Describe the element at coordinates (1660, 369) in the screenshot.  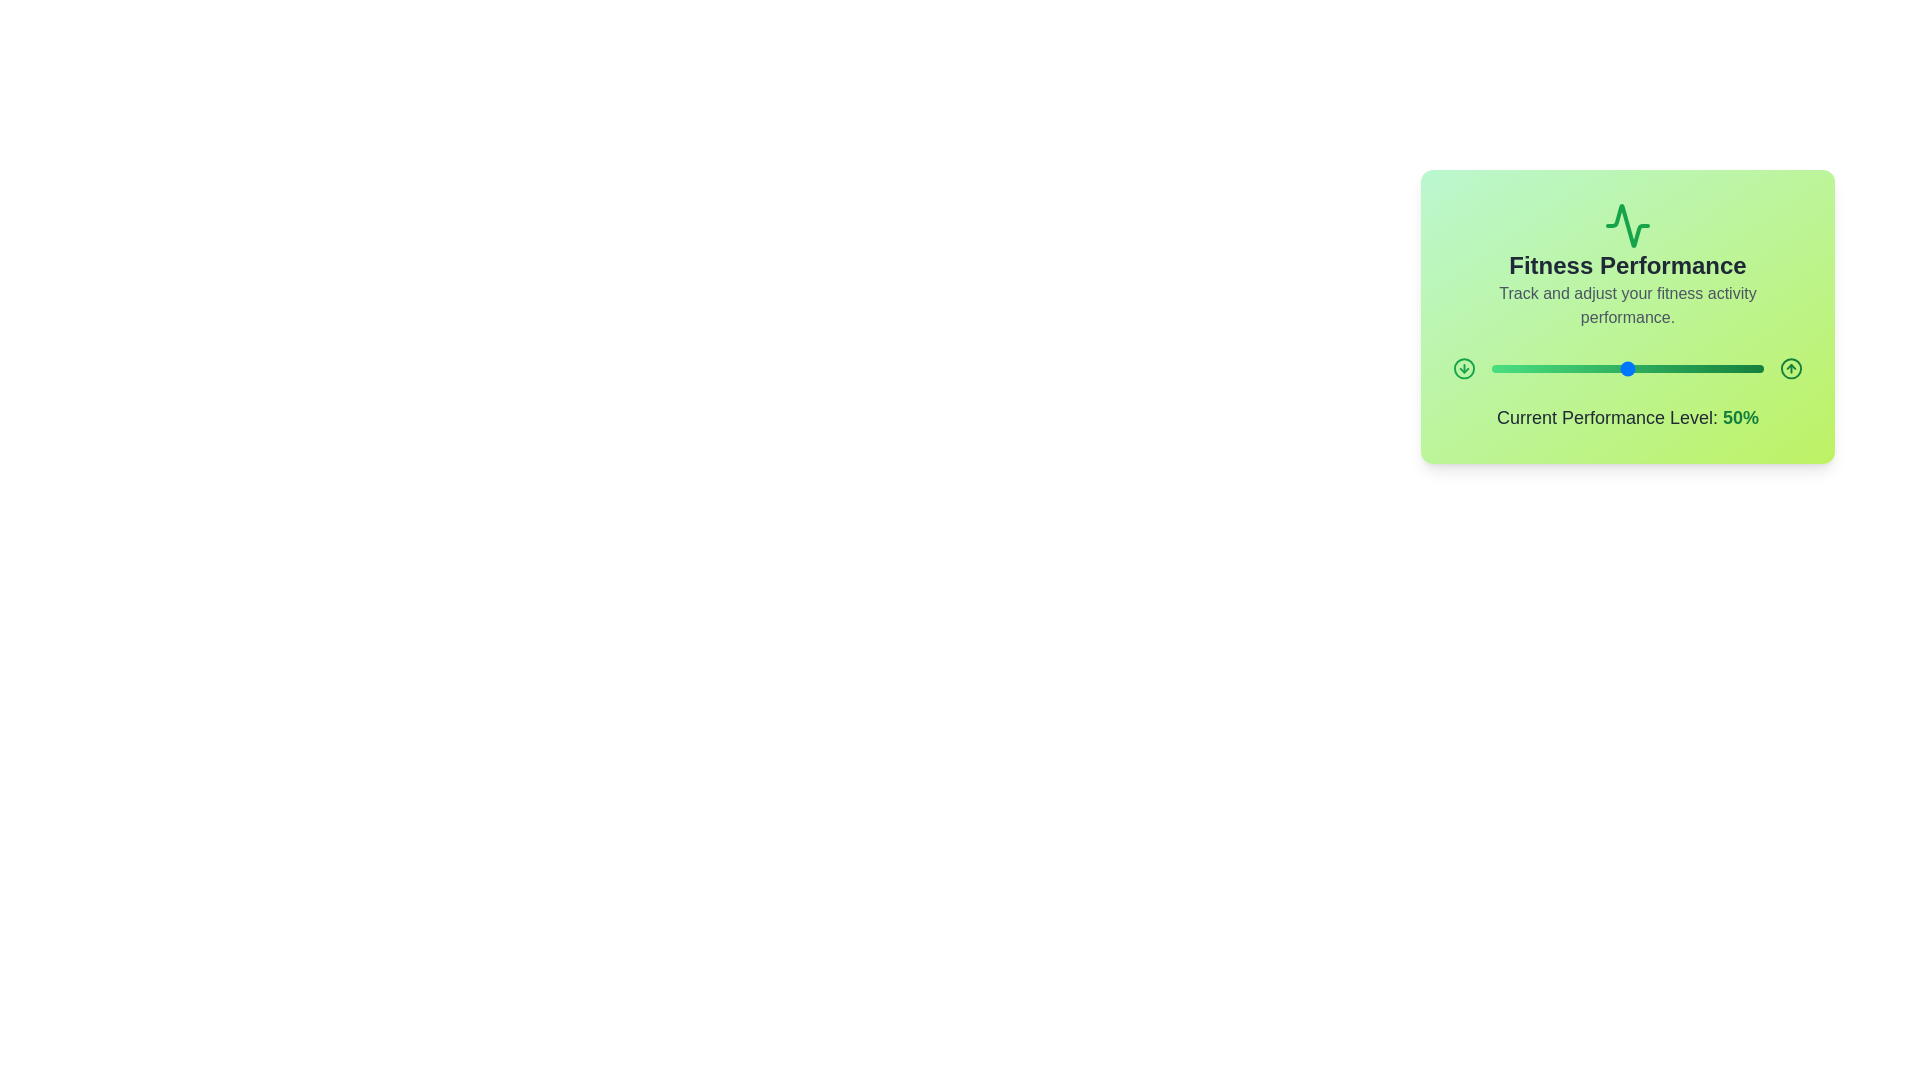
I see `the slider to set the performance level to 62%` at that location.